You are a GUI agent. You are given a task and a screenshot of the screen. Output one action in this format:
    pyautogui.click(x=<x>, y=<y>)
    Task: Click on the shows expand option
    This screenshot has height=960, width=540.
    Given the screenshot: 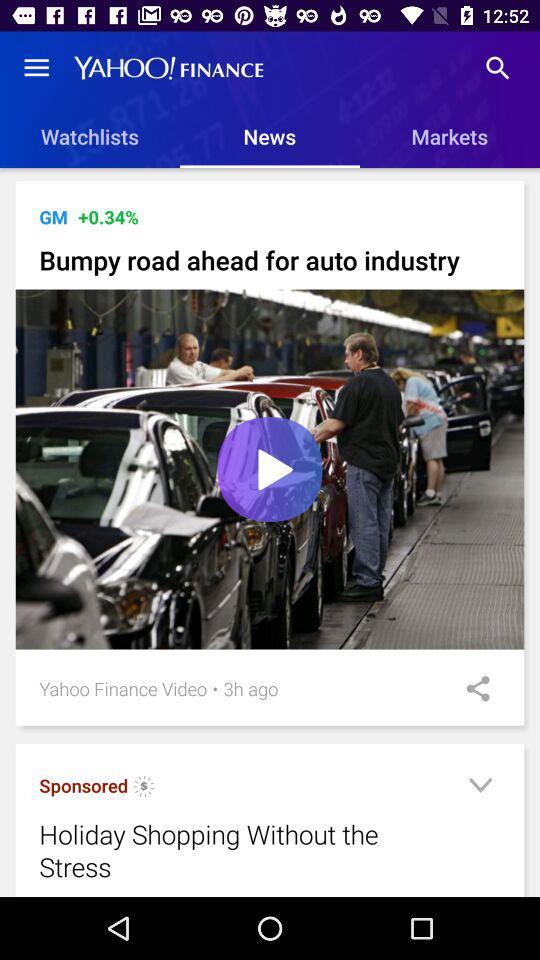 What is the action you would take?
    pyautogui.click(x=479, y=788)
    